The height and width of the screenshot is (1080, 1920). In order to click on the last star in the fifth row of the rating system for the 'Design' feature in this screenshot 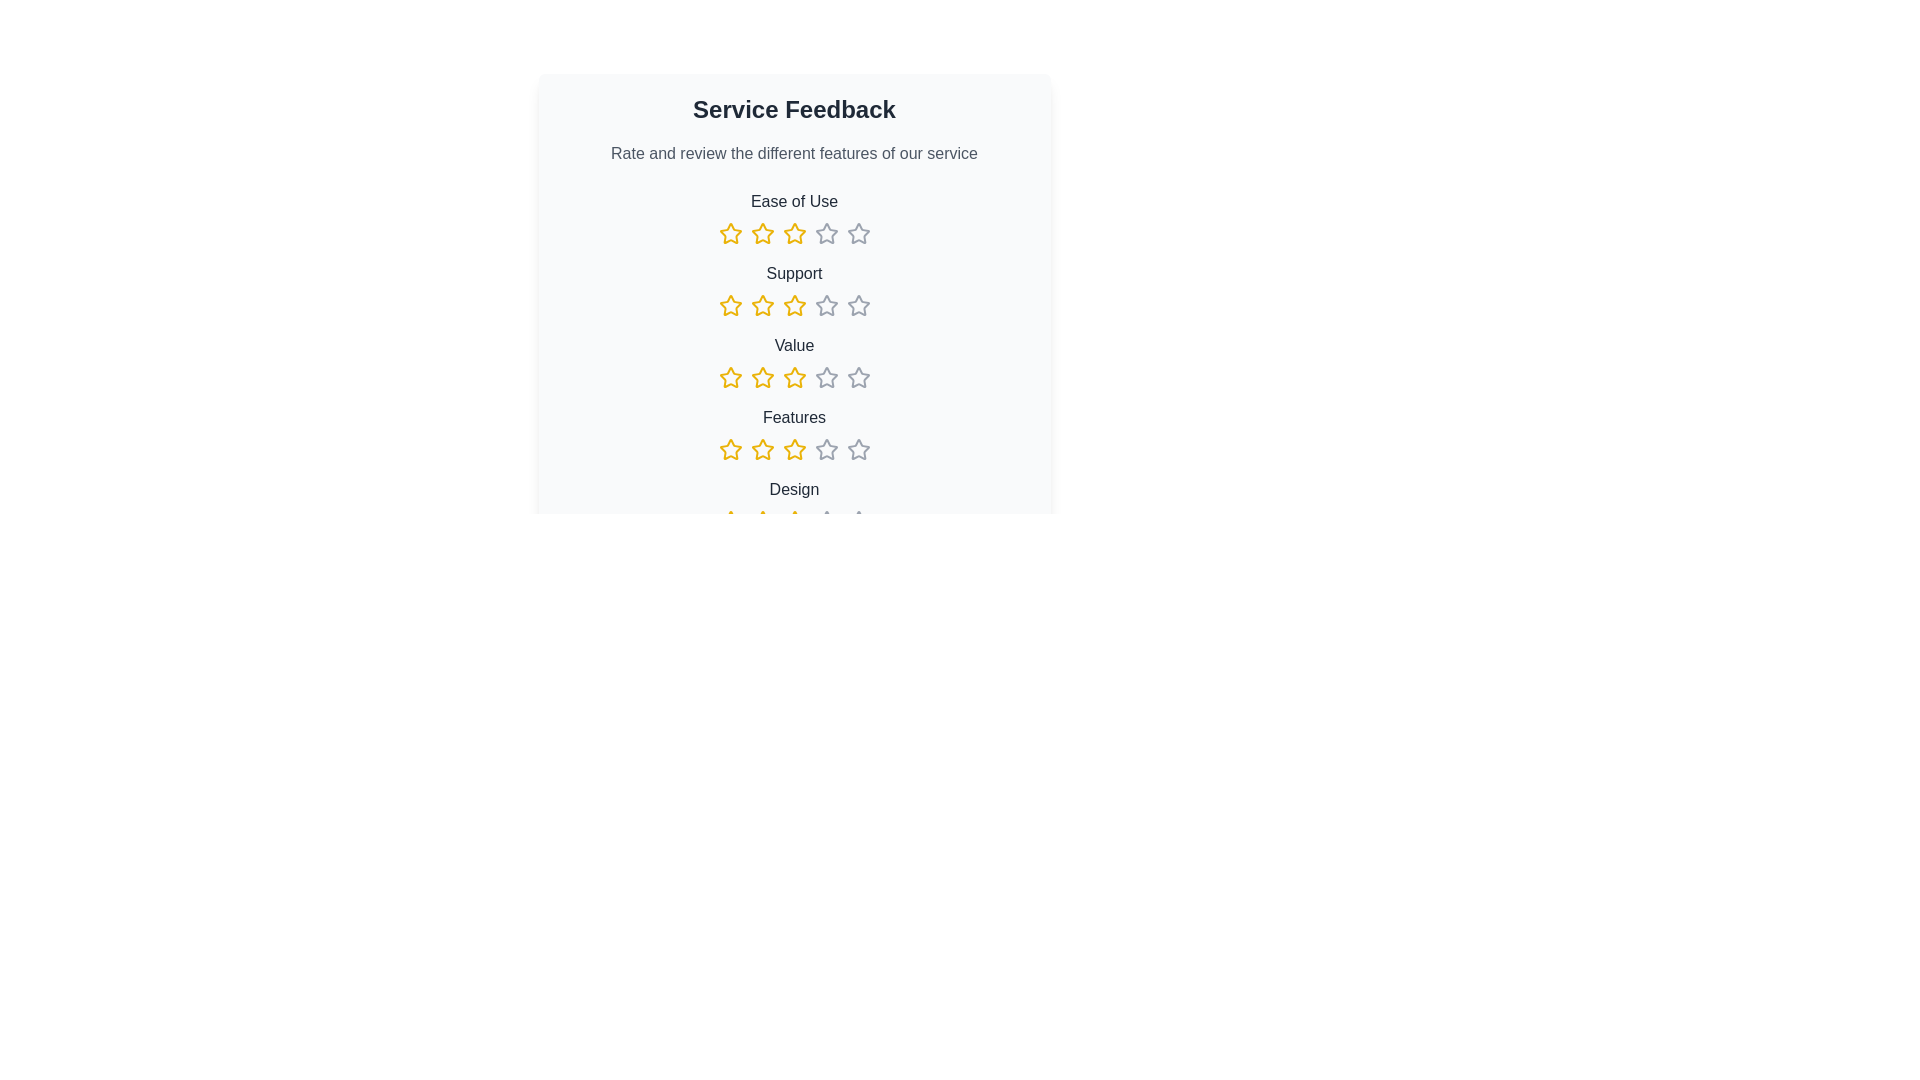, I will do `click(761, 520)`.